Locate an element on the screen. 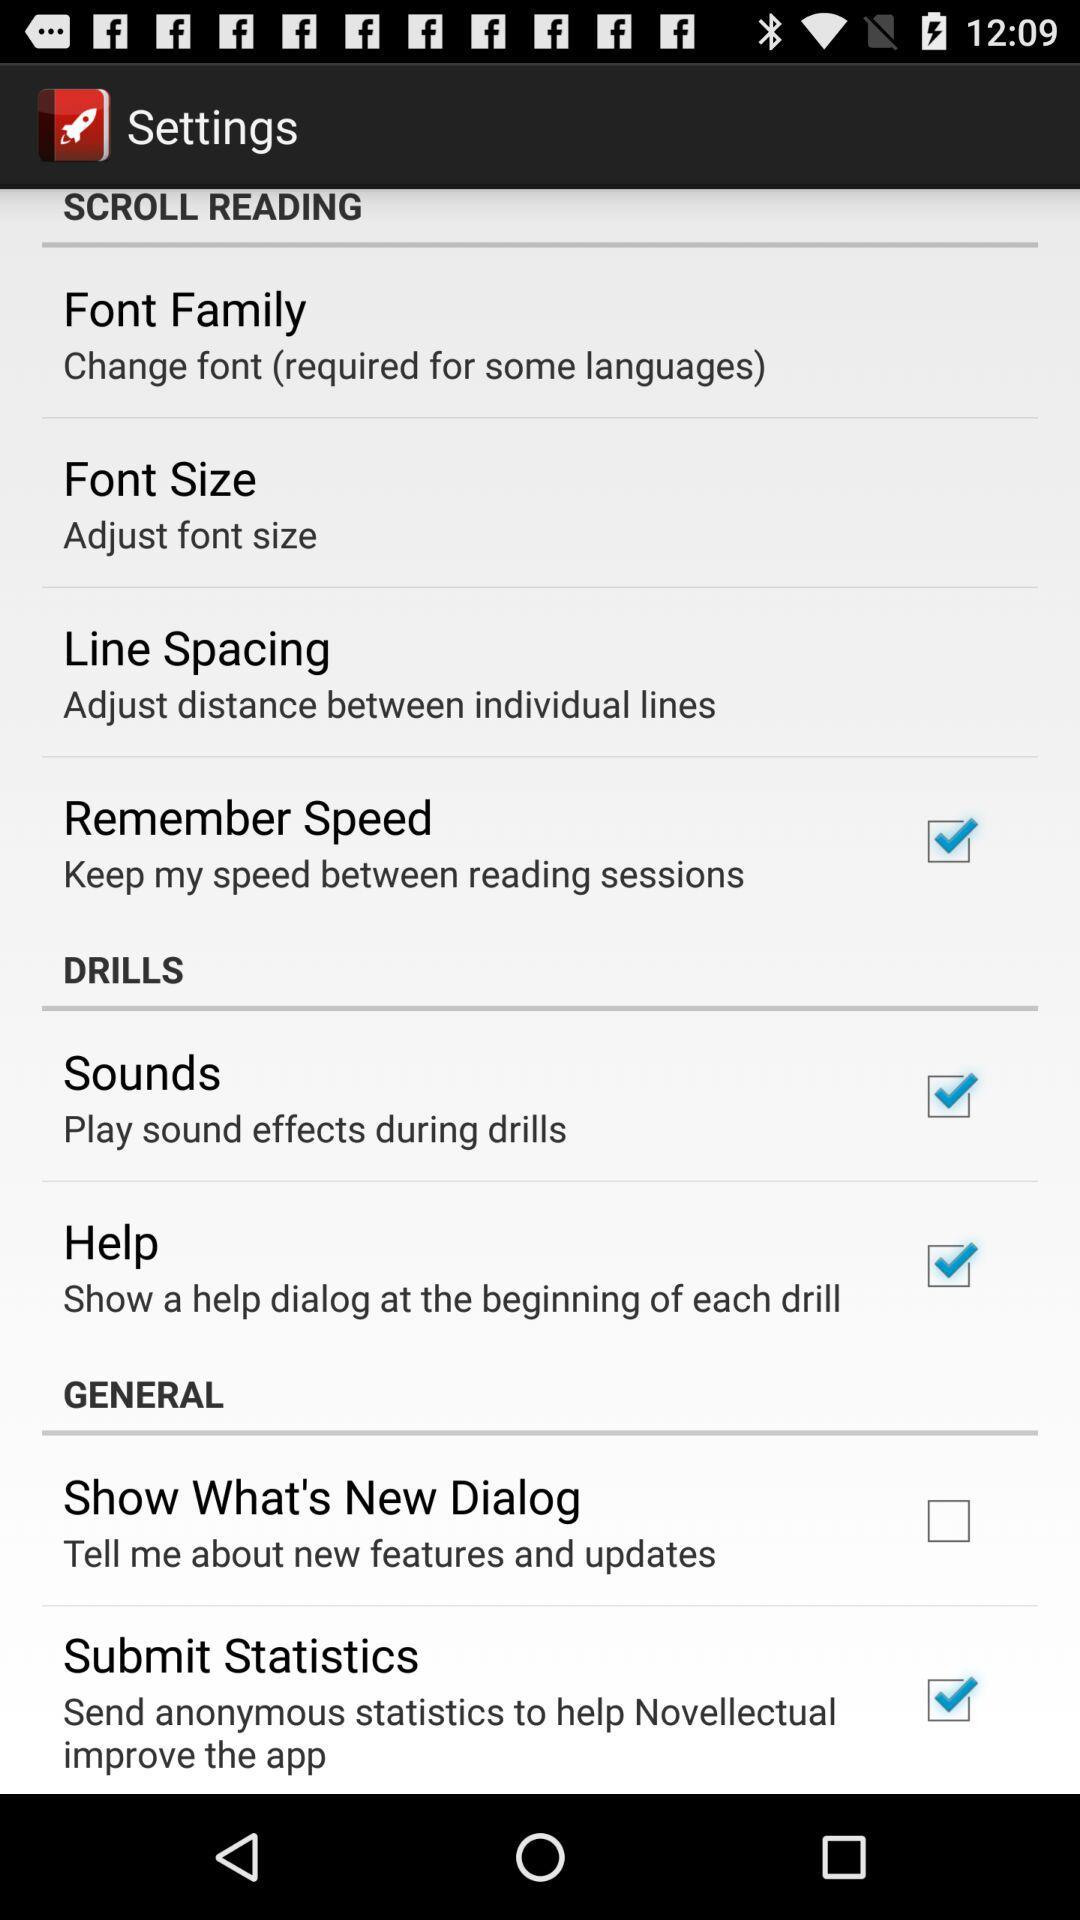 The image size is (1080, 1920). the icon below line spacing is located at coordinates (389, 703).